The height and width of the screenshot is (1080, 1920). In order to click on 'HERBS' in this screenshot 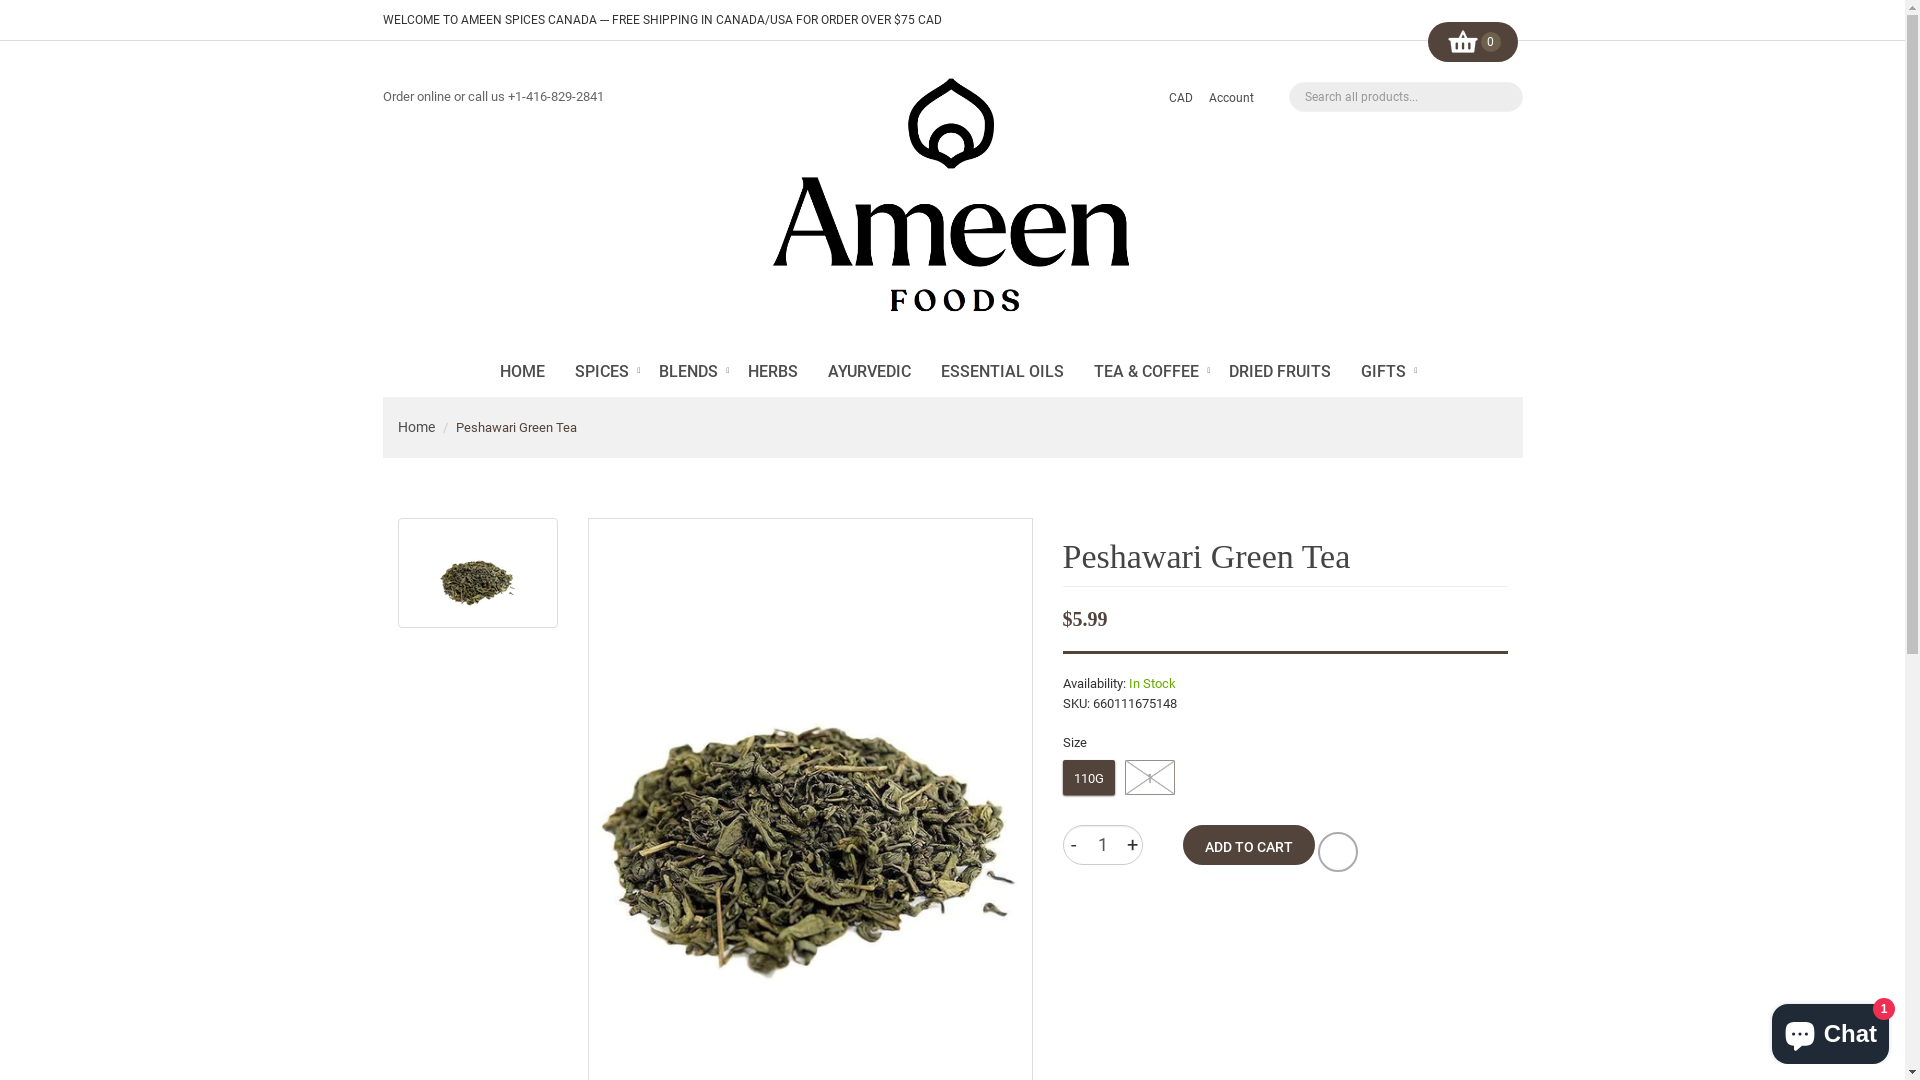, I will do `click(771, 371)`.